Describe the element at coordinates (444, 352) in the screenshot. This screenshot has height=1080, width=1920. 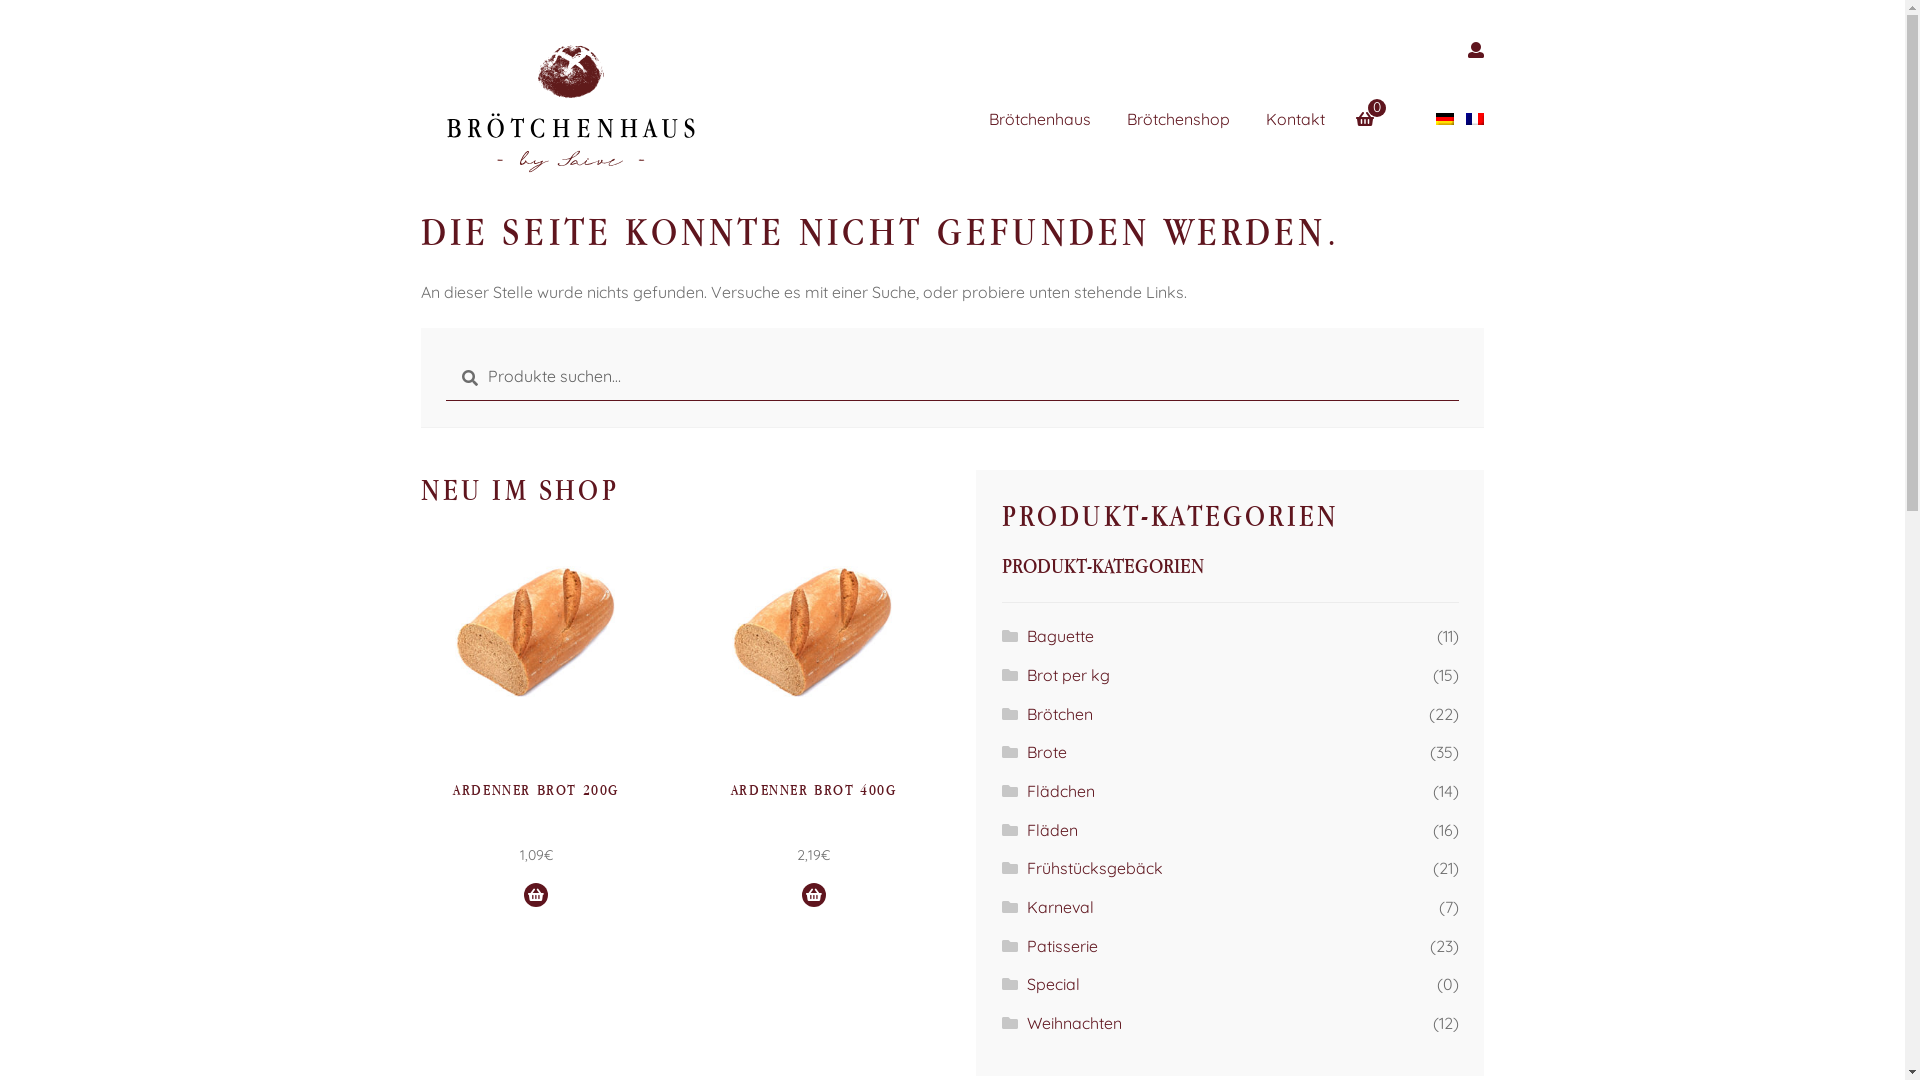
I see `'Suche'` at that location.